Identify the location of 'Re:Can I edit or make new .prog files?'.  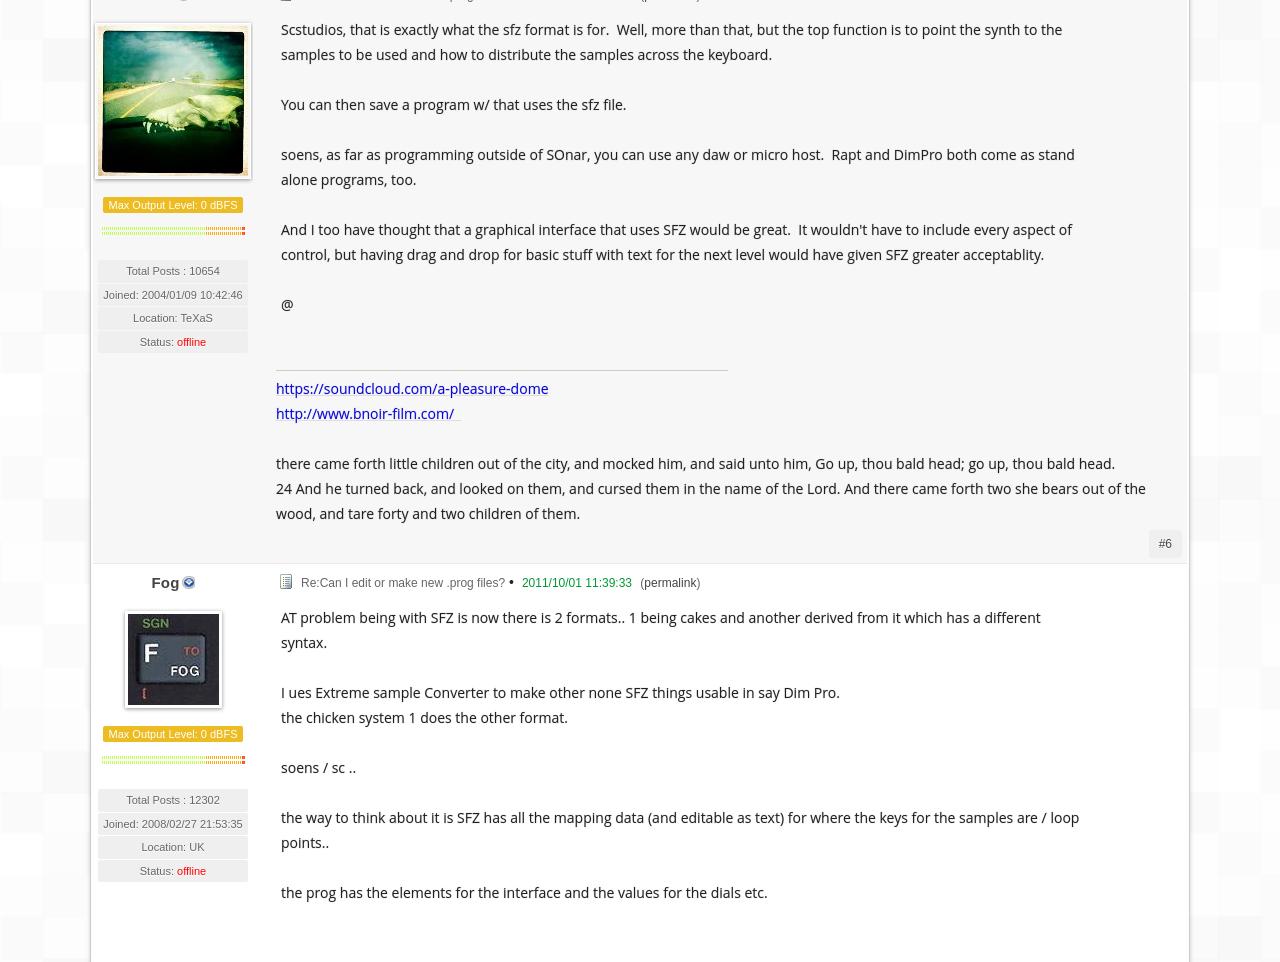
(401, 581).